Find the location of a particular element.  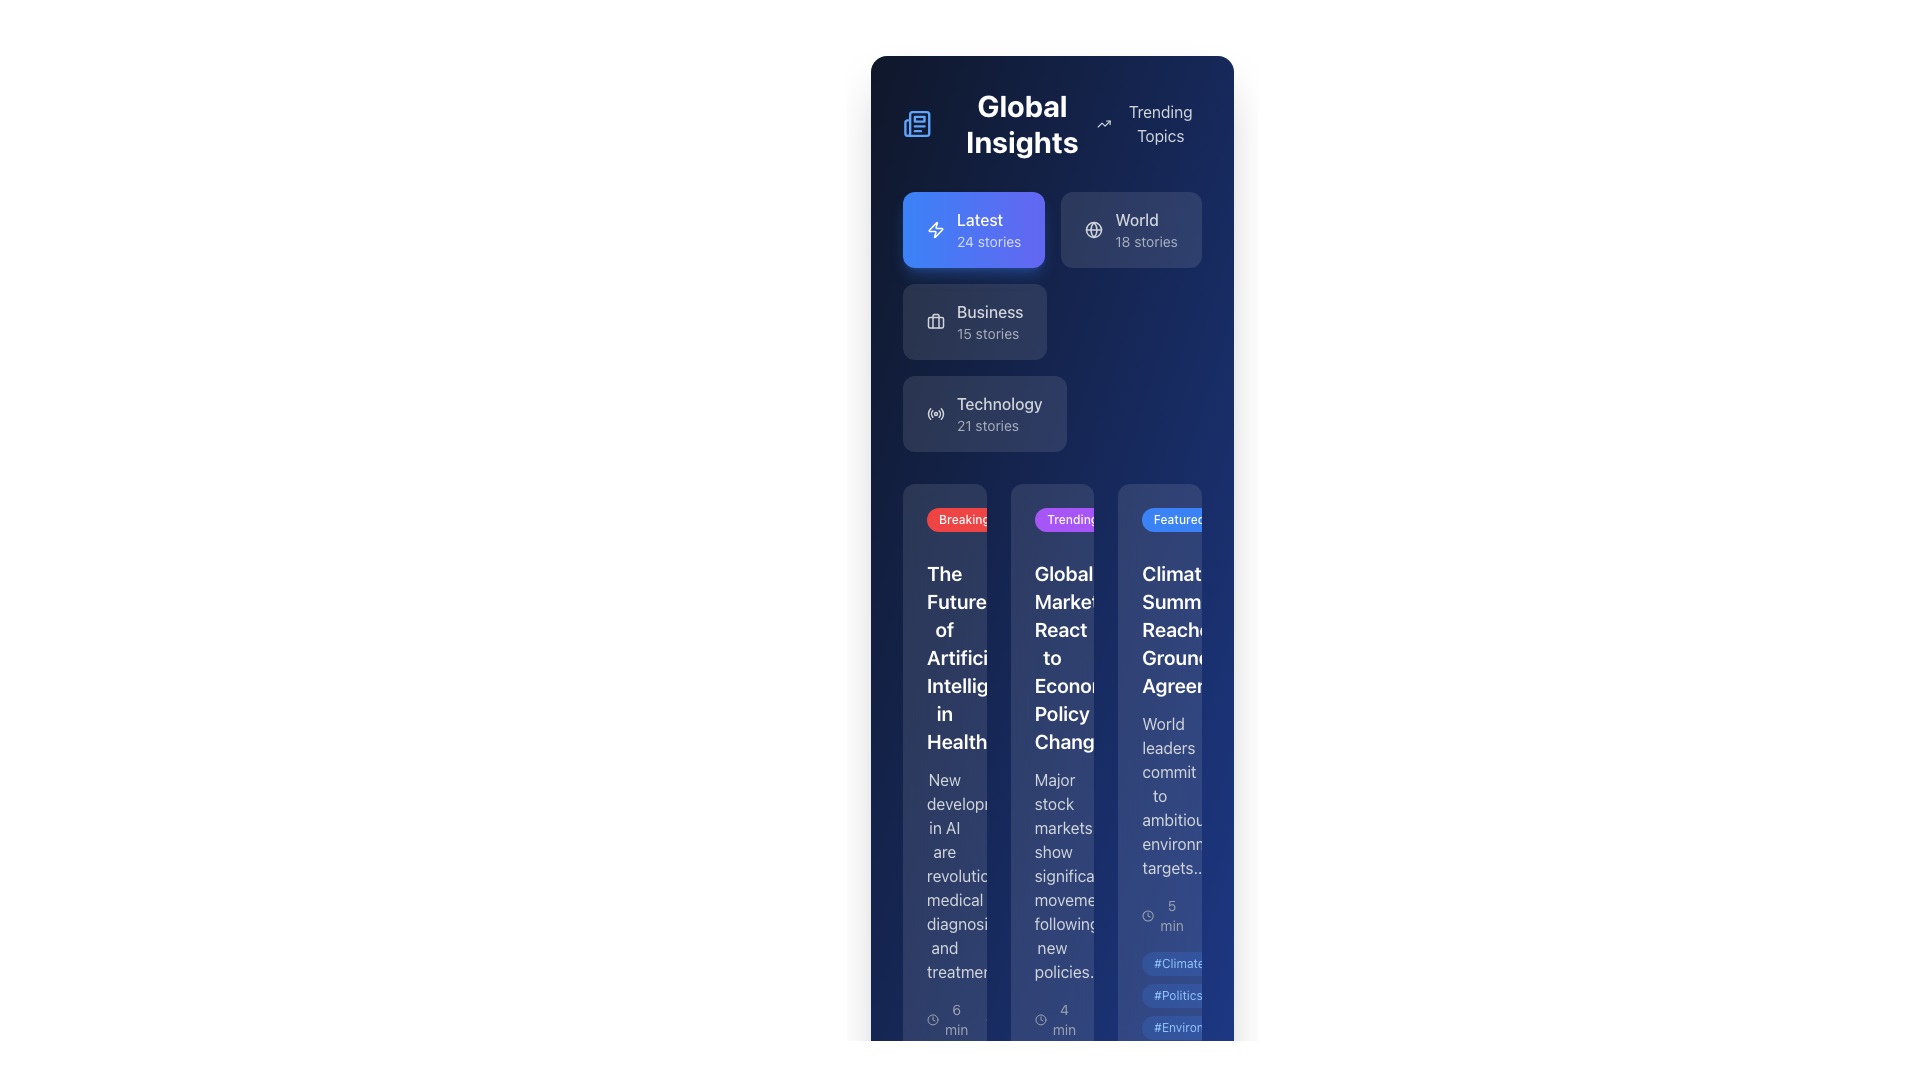

the prominently displayed heading text 'Climate Summit Reaches Groundbreaking Agreement' is located at coordinates (1160, 628).